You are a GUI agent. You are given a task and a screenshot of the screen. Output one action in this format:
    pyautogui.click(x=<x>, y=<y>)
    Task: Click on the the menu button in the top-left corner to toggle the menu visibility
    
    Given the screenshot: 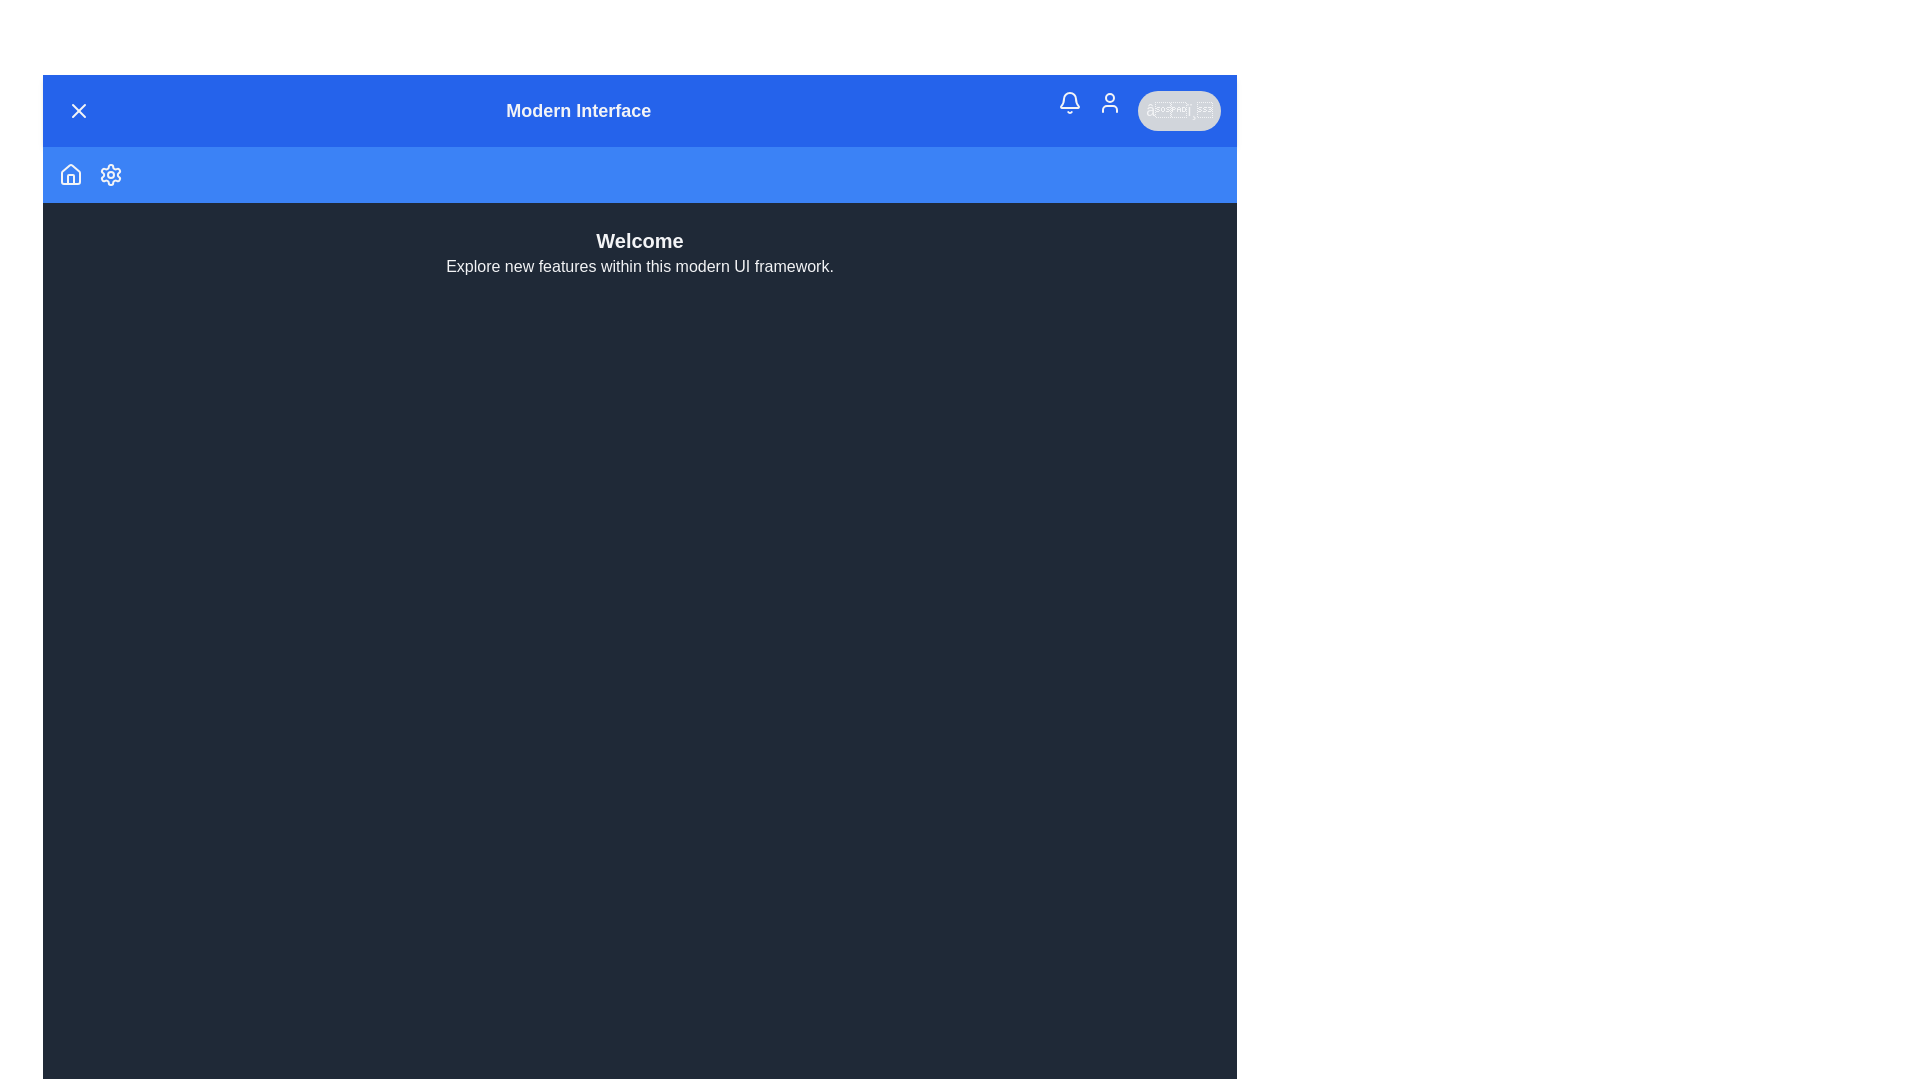 What is the action you would take?
    pyautogui.click(x=78, y=111)
    